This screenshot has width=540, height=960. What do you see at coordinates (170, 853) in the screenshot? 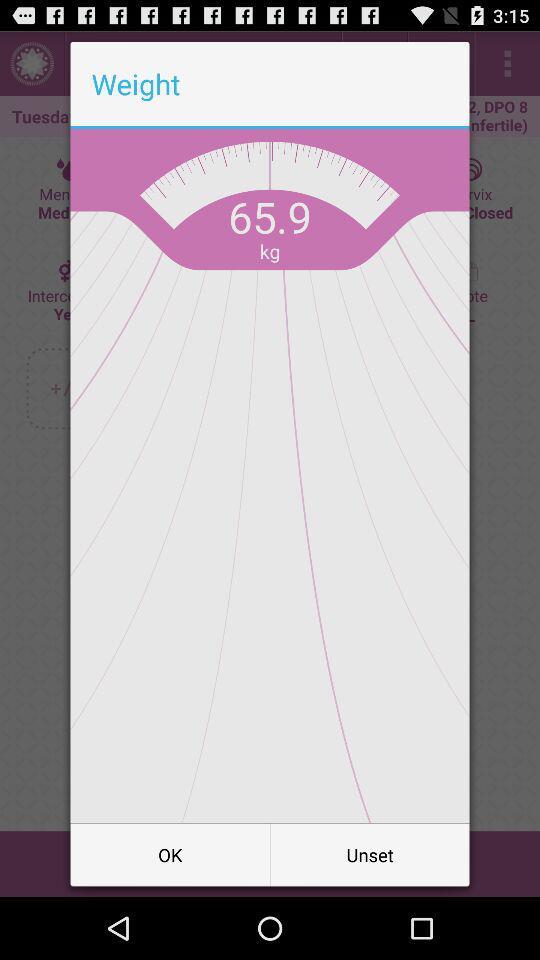
I see `button next to the unset icon` at bounding box center [170, 853].